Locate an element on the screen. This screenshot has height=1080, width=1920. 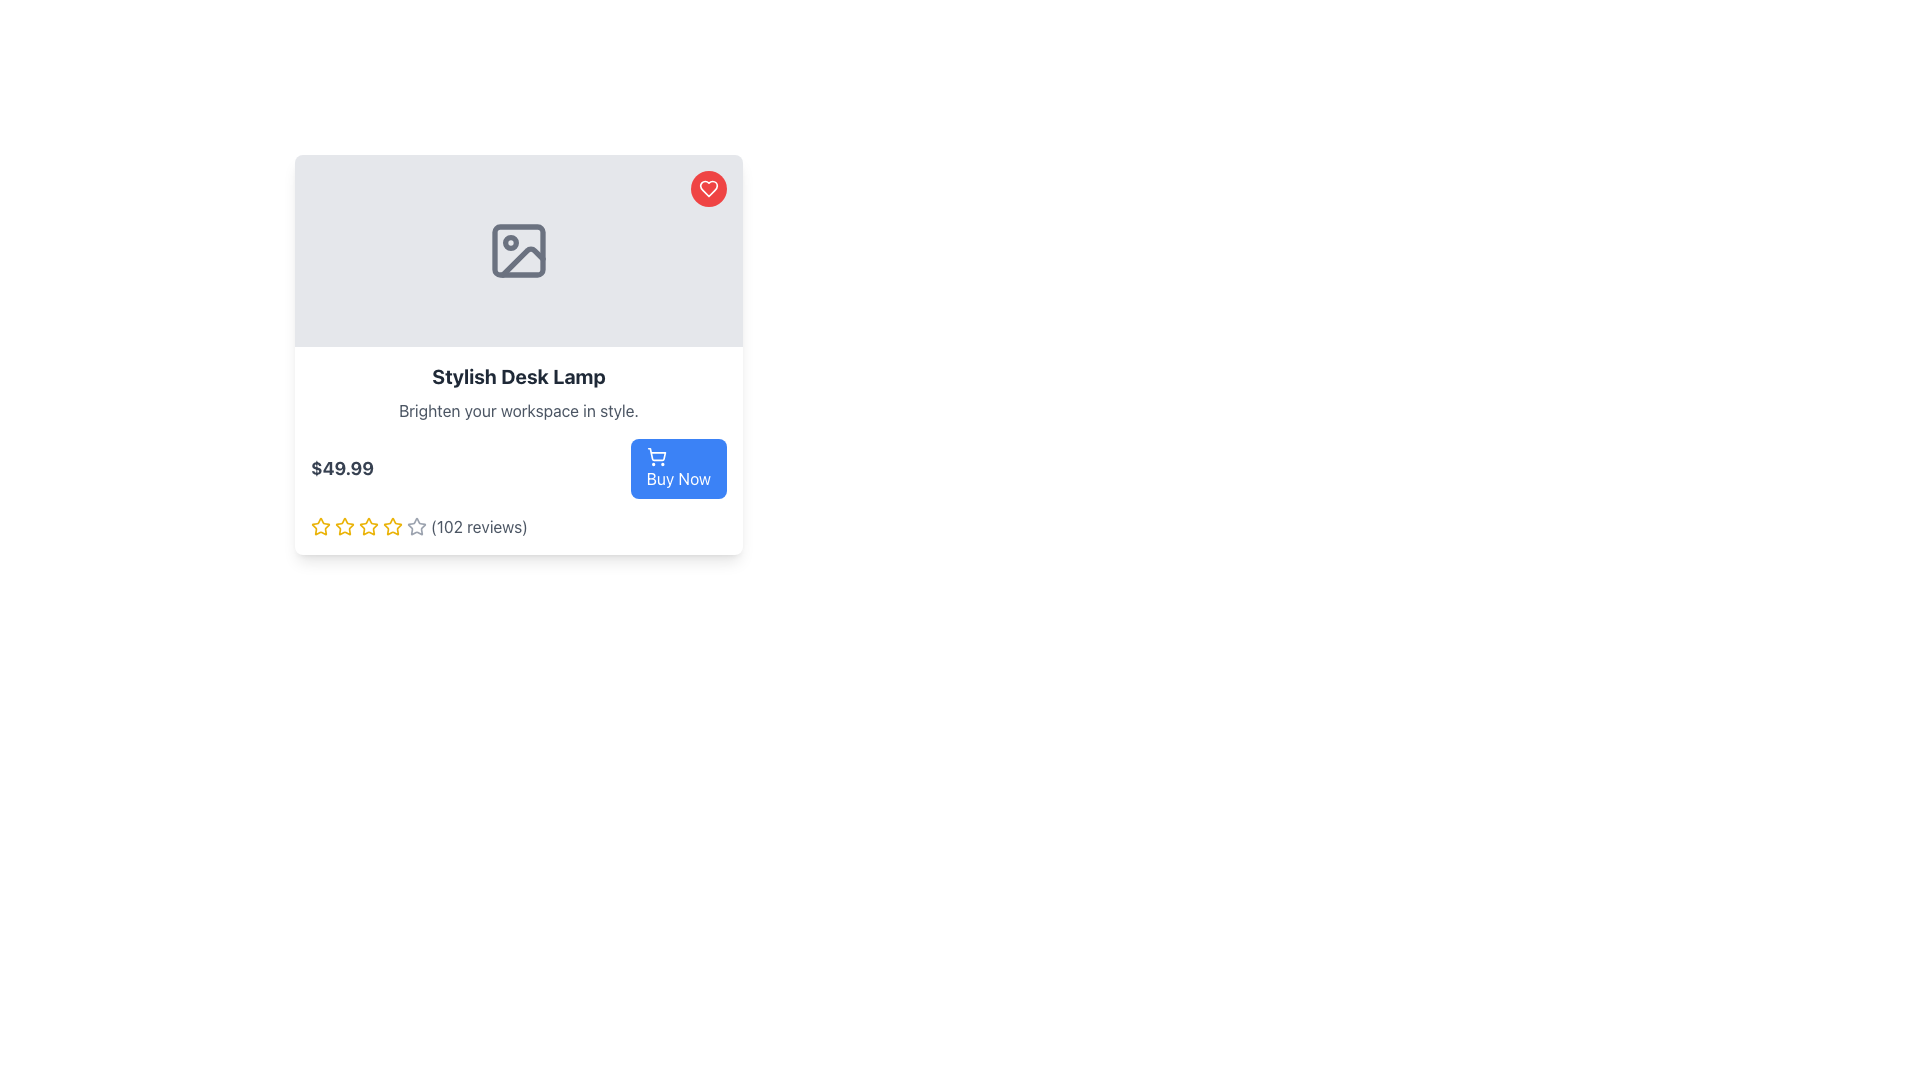
the second star icon in the rating system, which is gold-yellow in color and has a central cut-out, located below the product information text is located at coordinates (369, 525).